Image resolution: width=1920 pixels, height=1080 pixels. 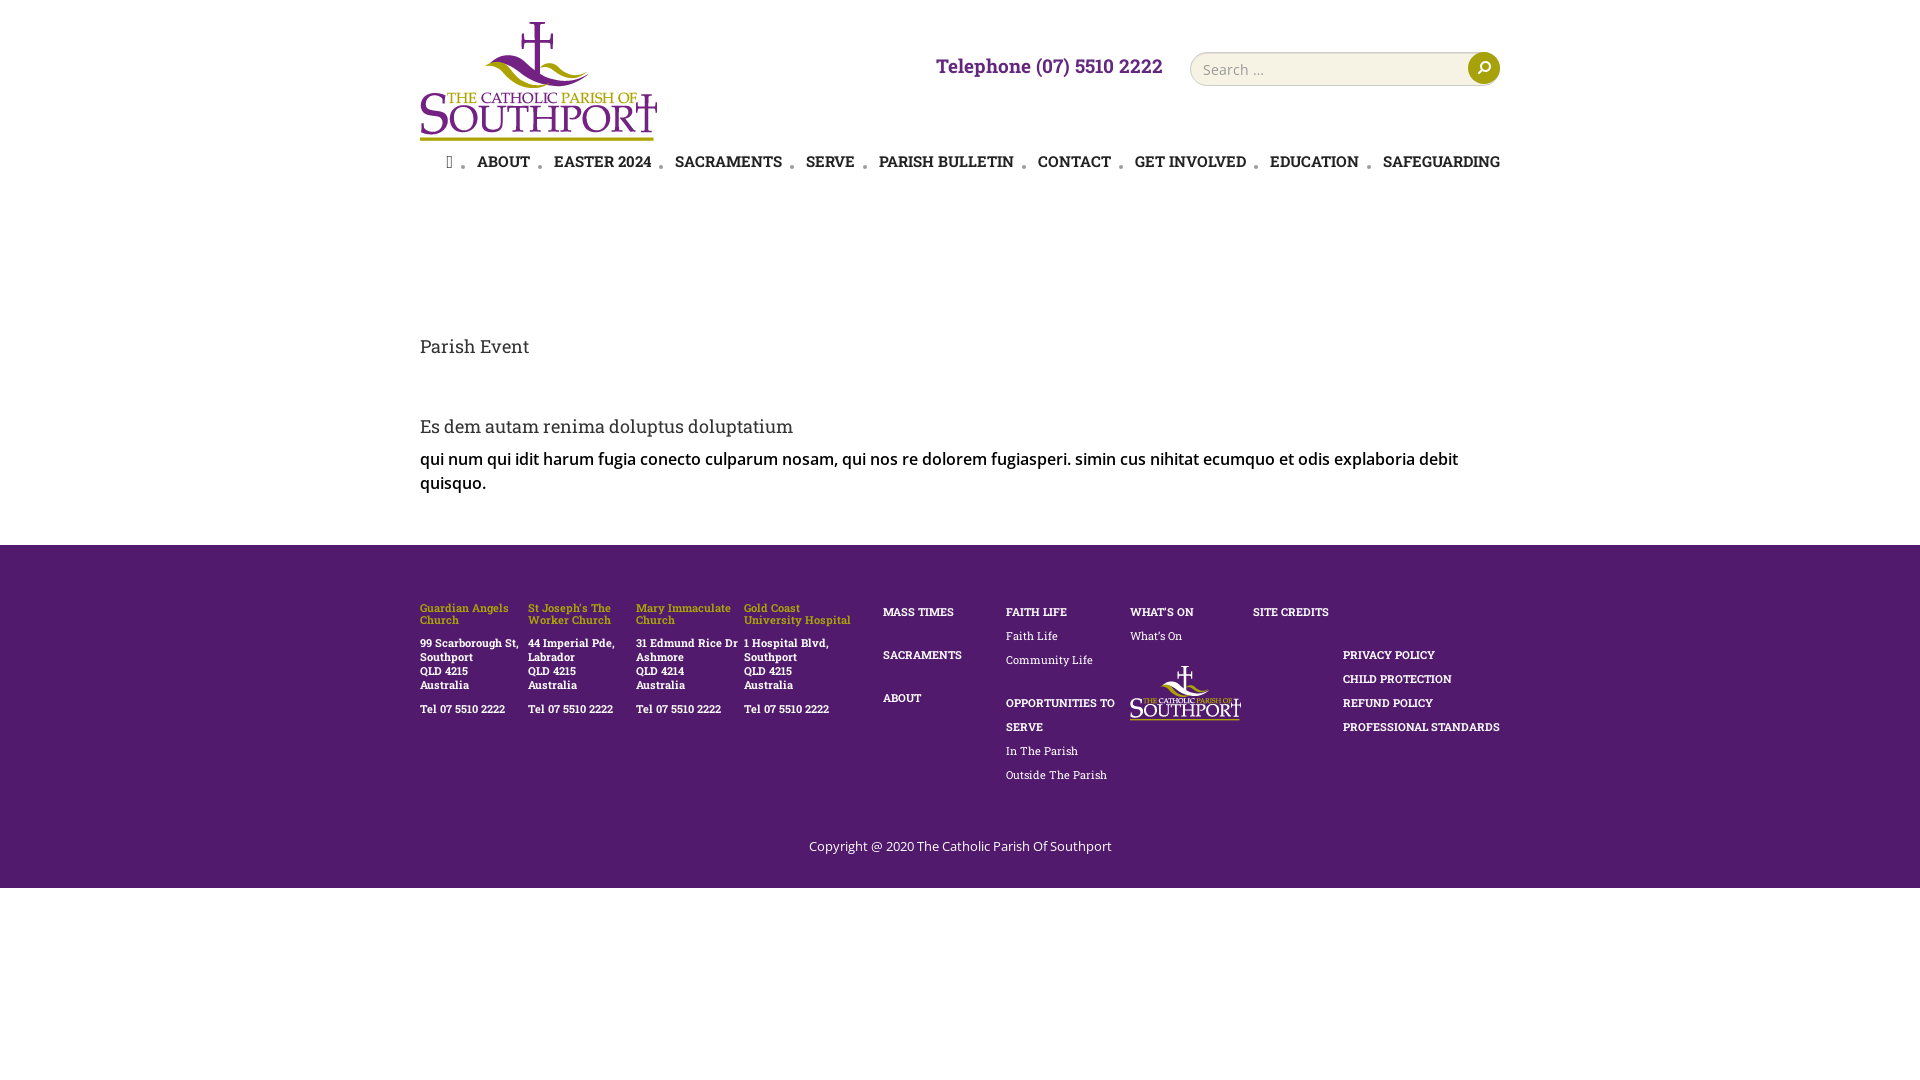 I want to click on 'EDUCATION', so click(x=1269, y=160).